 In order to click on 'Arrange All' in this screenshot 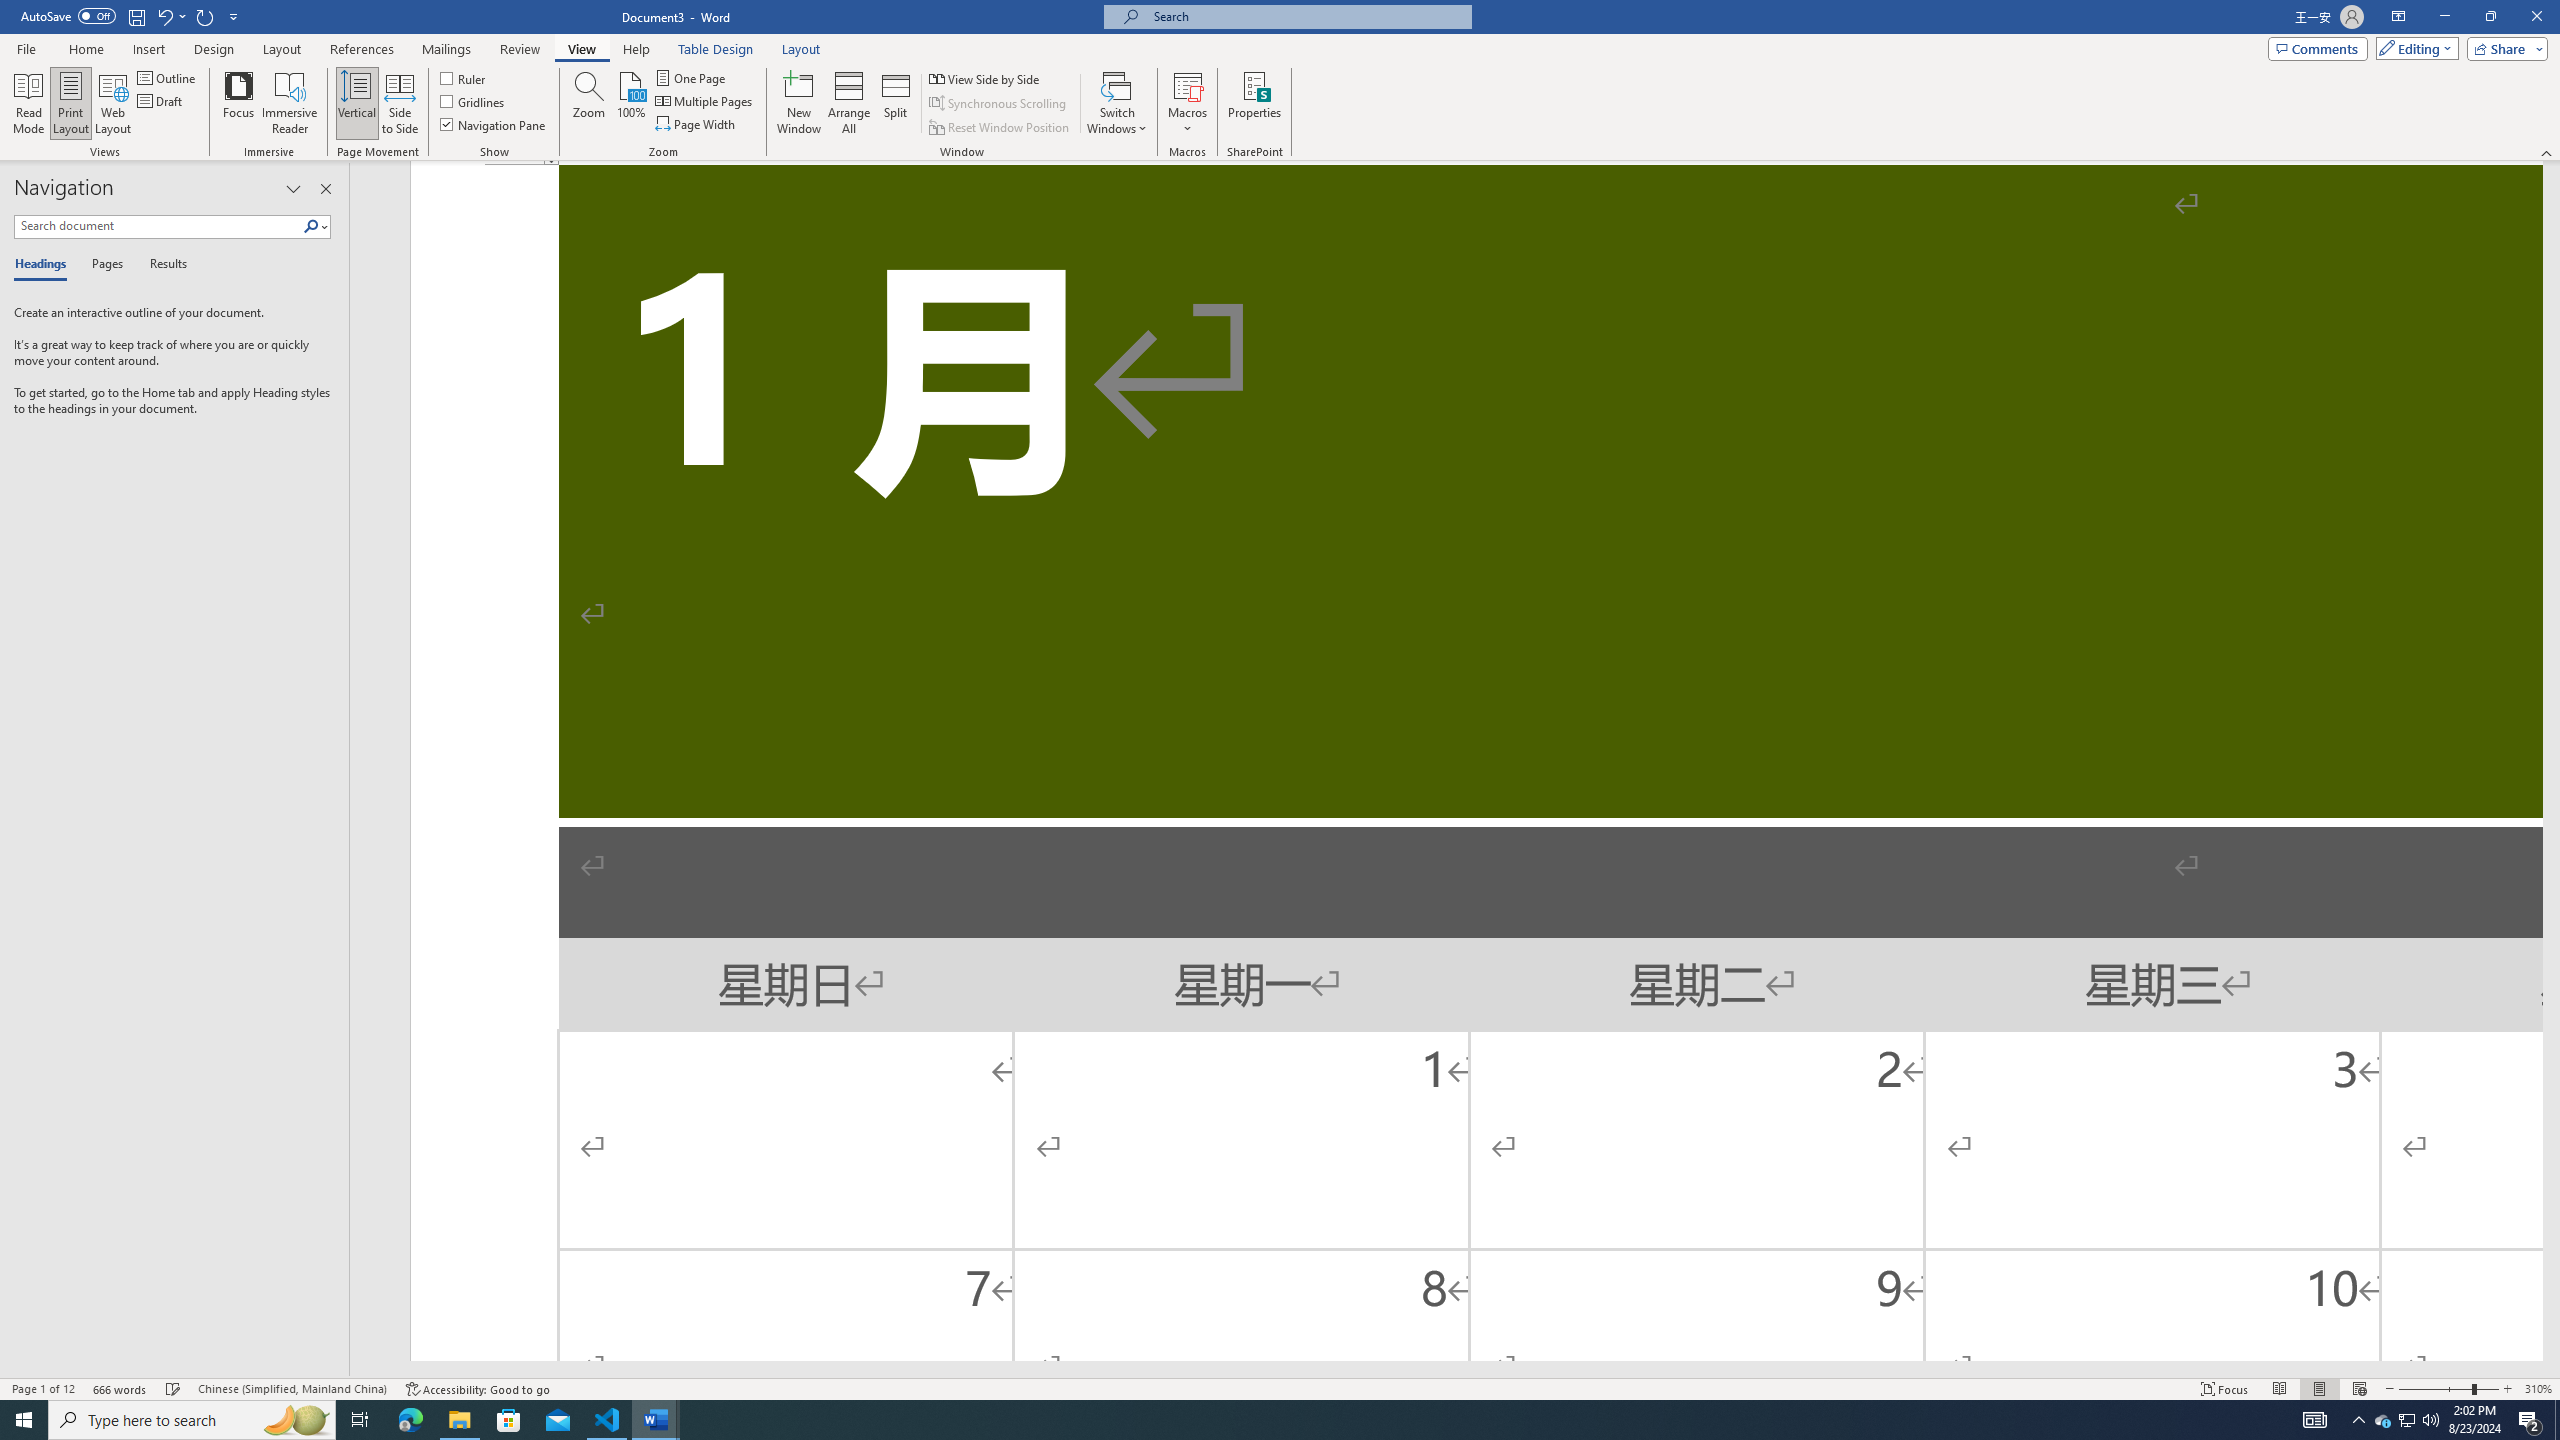, I will do `click(848, 103)`.